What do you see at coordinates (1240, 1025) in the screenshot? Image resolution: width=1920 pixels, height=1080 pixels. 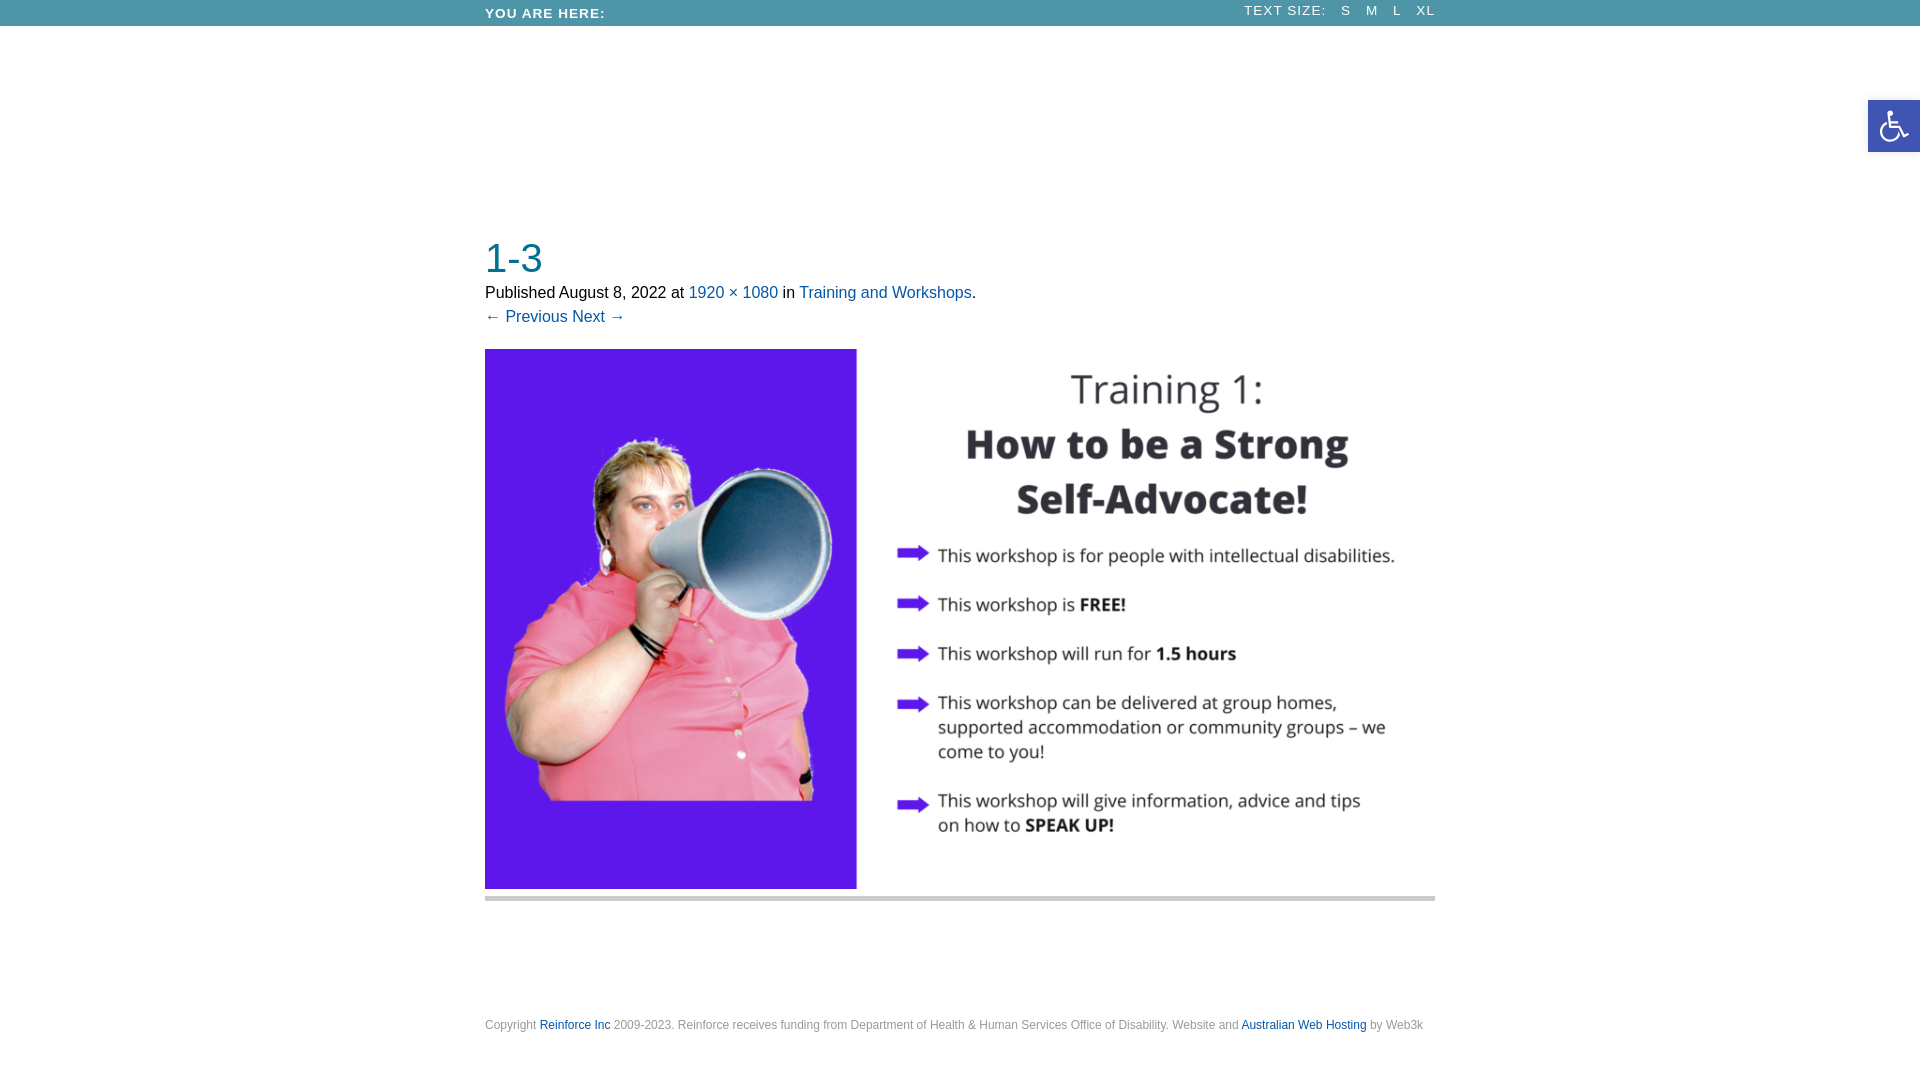 I see `'Australian Web Hosting'` at bounding box center [1240, 1025].